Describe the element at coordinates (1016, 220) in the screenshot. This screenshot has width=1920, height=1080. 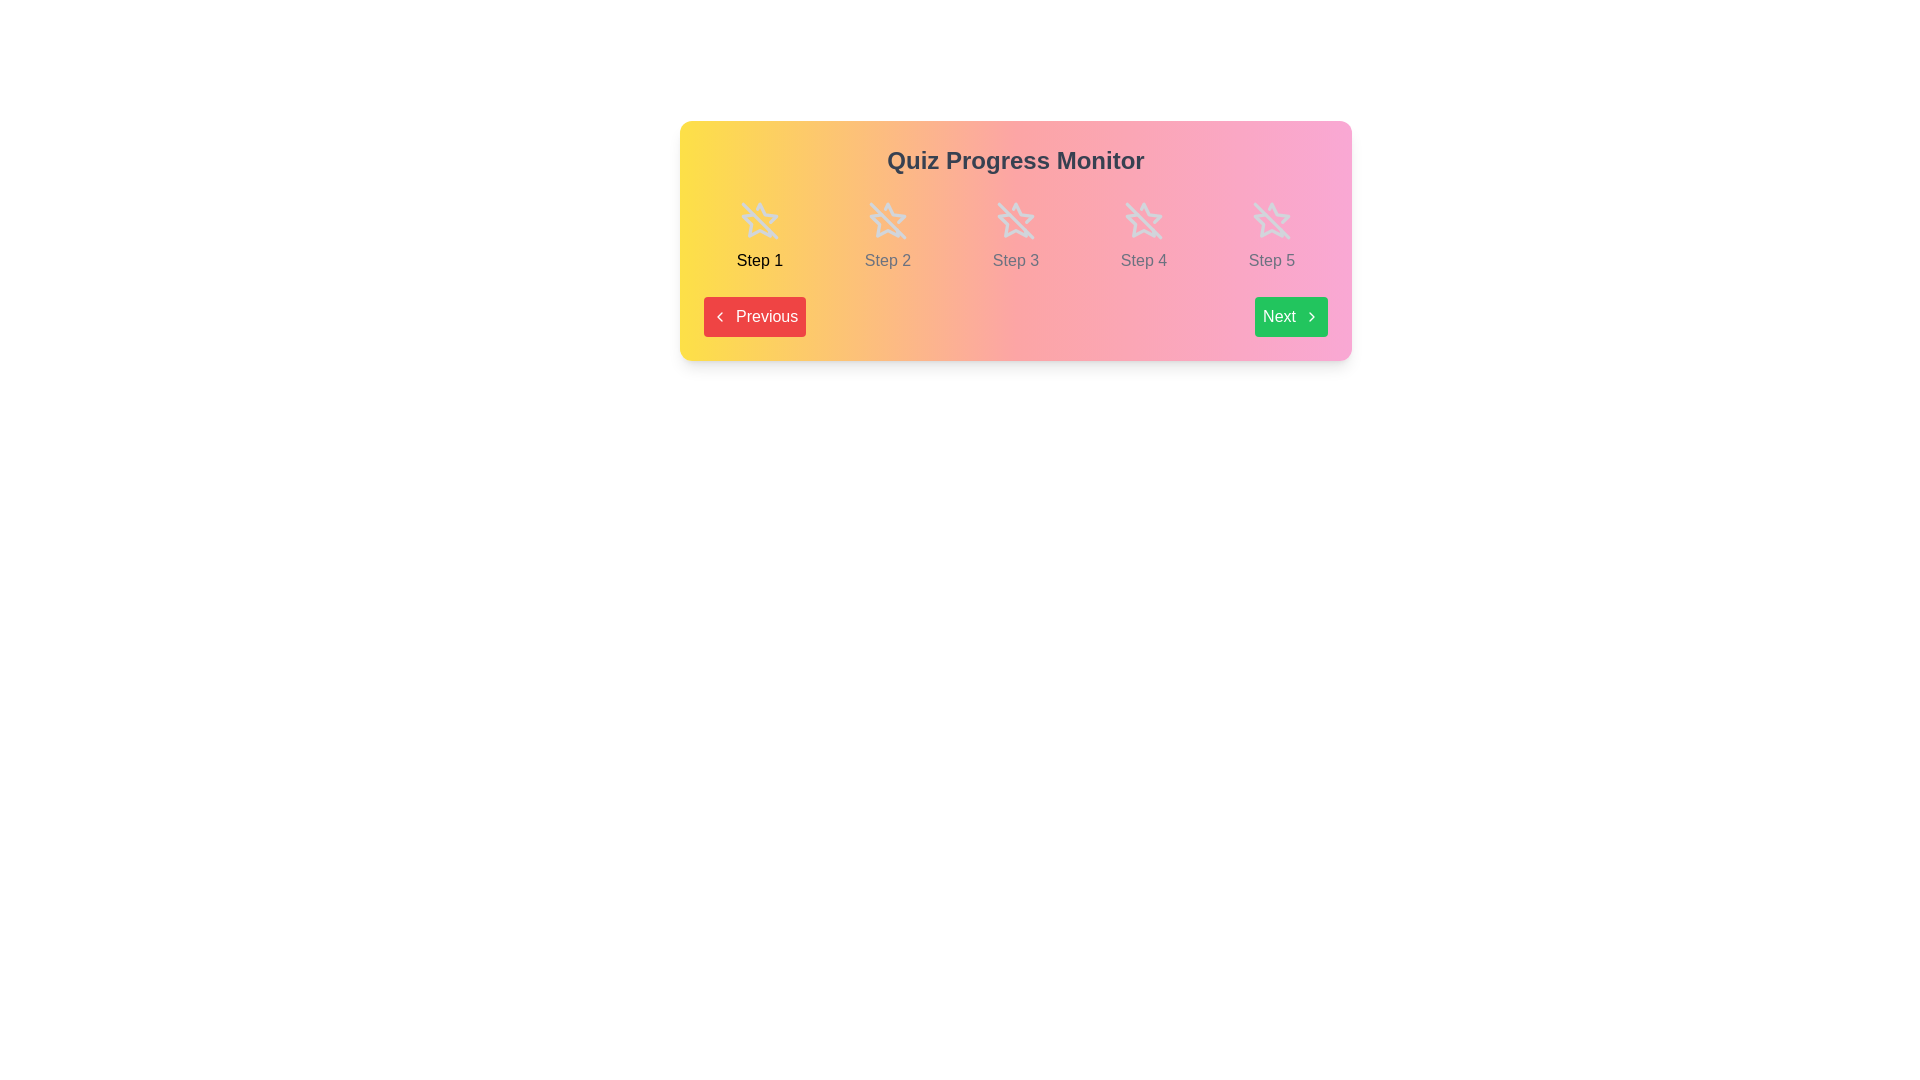
I see `the star-shaped icon with a diagonal line crossing it, which is the third item in a horizontal layout of five icons, styled in grey with a transparent background` at that location.